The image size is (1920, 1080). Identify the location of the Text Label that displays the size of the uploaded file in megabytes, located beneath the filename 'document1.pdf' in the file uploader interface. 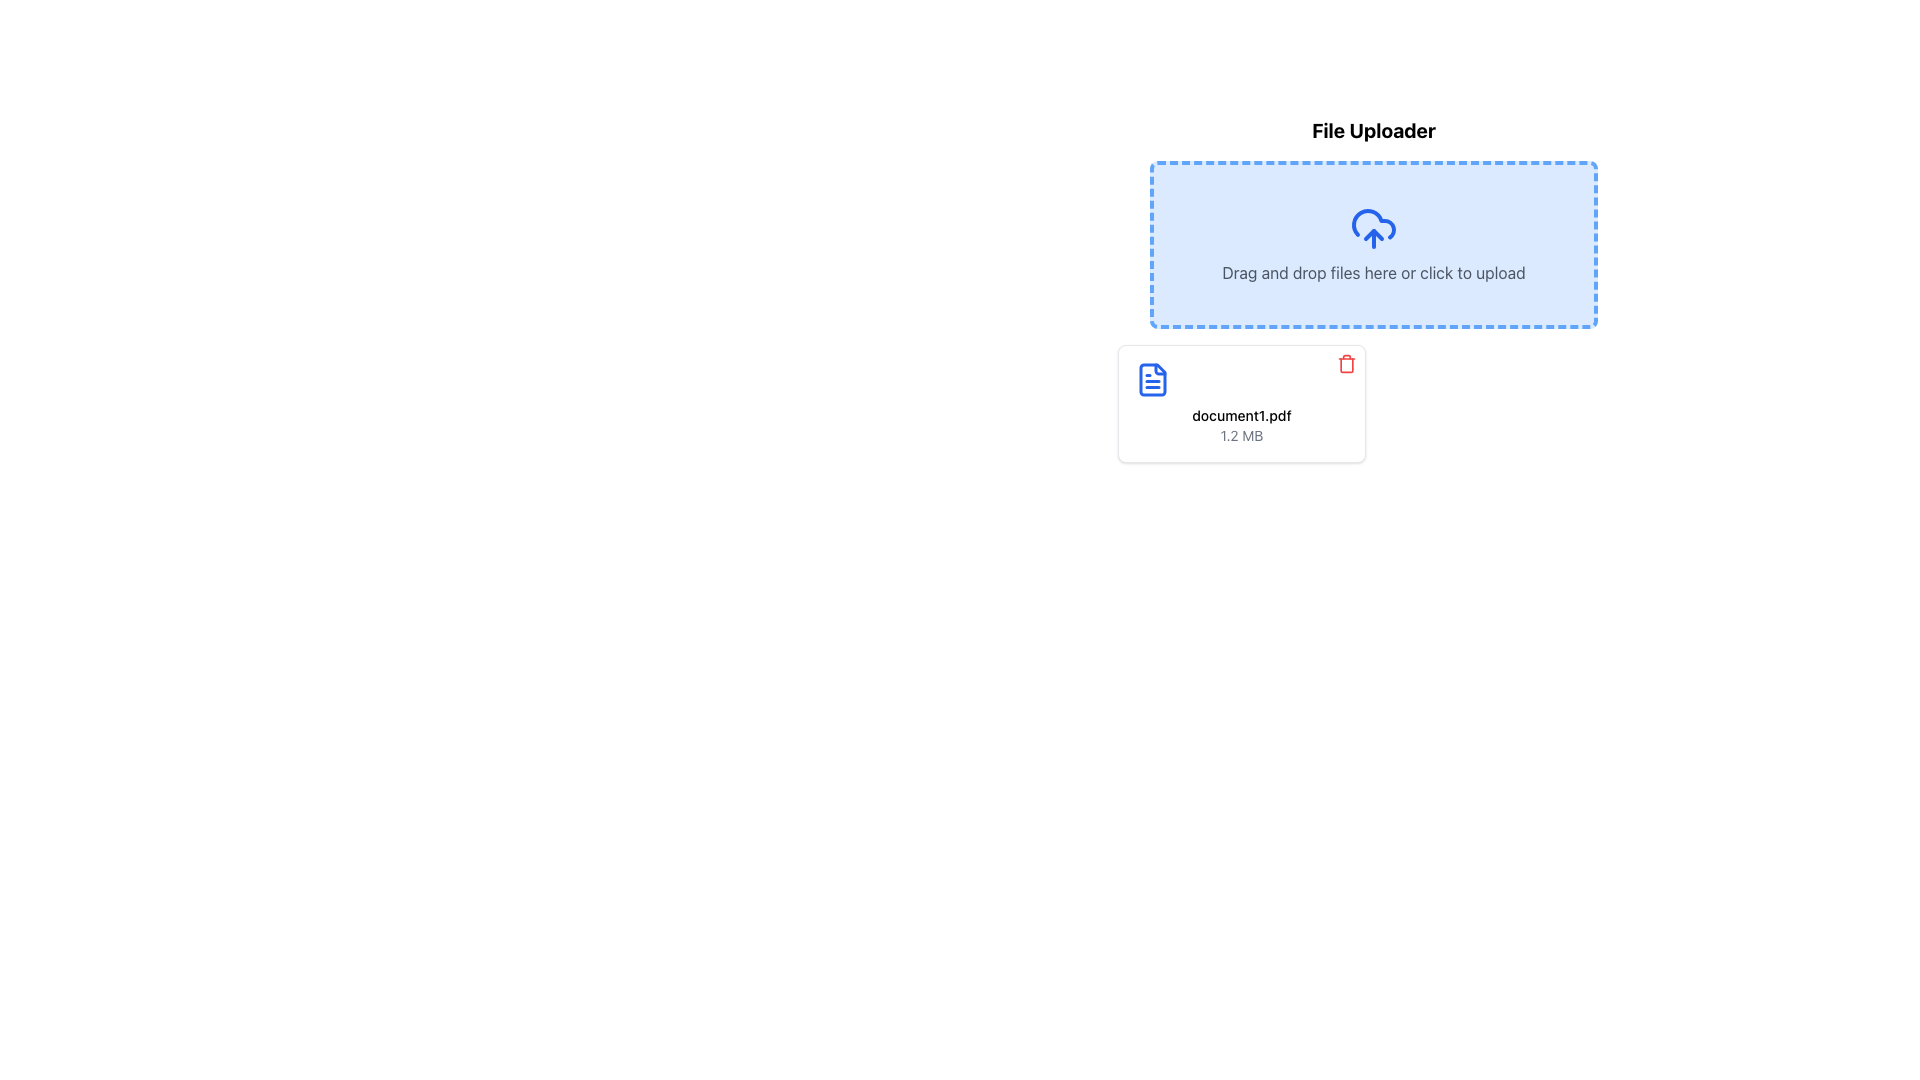
(1241, 434).